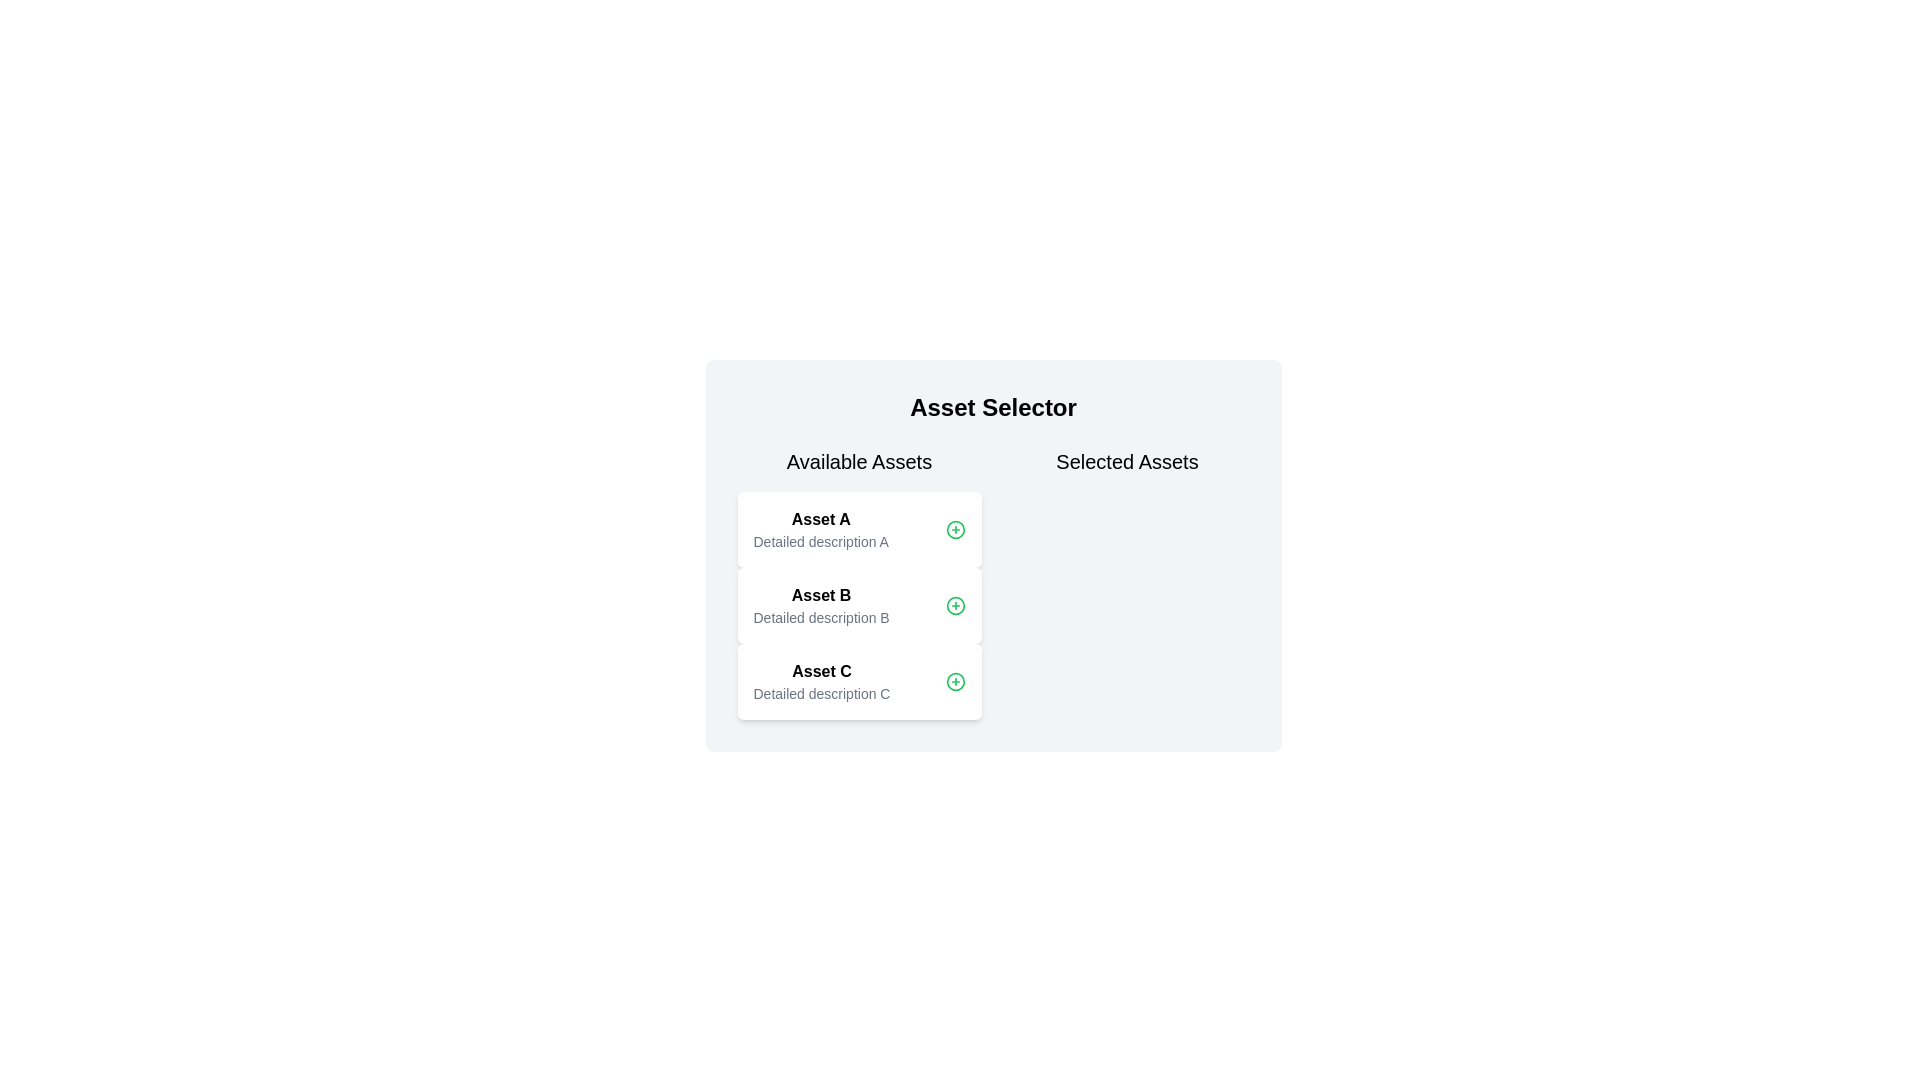 Image resolution: width=1920 pixels, height=1080 pixels. I want to click on the second circular button associated with 'Asset B' in the 'Available Assets' column, so click(954, 528).